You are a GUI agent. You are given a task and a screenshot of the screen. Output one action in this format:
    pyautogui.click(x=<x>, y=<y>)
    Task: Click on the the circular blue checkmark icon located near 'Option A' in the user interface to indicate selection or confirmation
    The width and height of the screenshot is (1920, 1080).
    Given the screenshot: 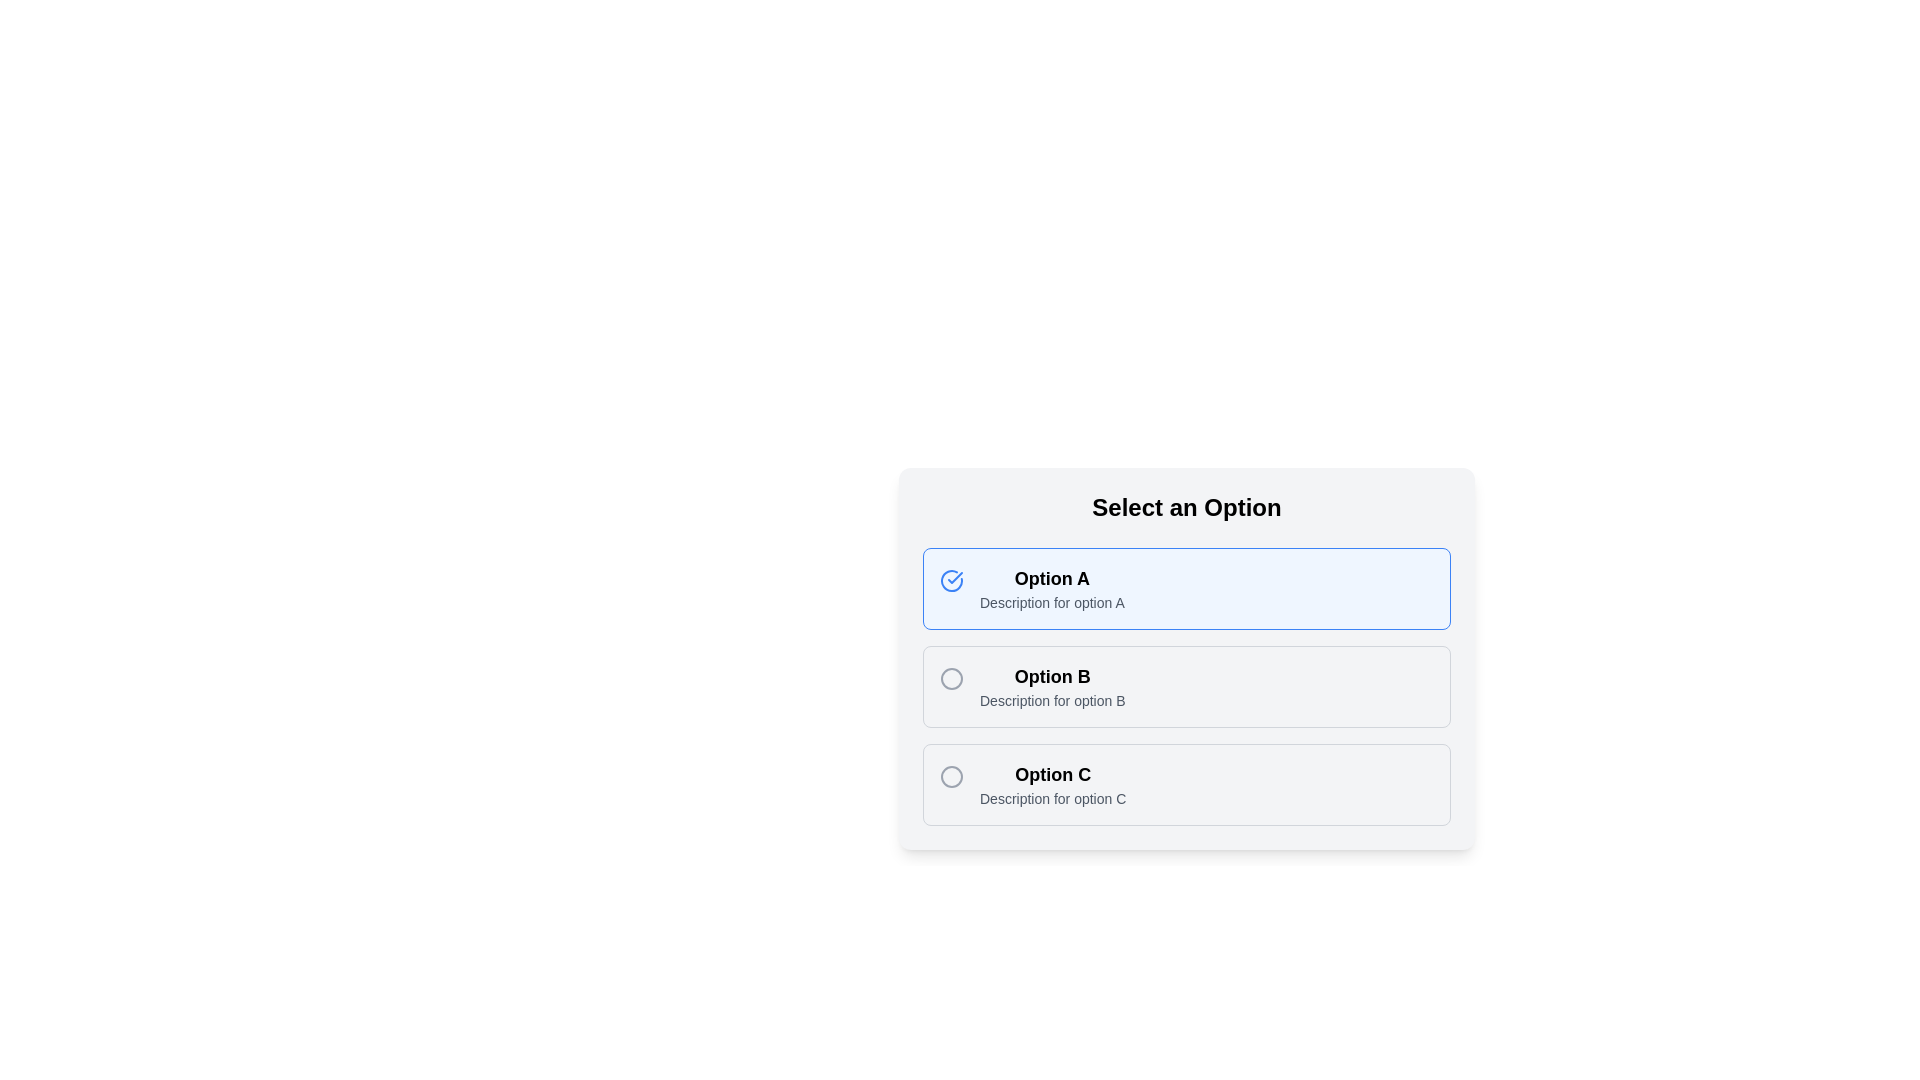 What is the action you would take?
    pyautogui.click(x=950, y=581)
    